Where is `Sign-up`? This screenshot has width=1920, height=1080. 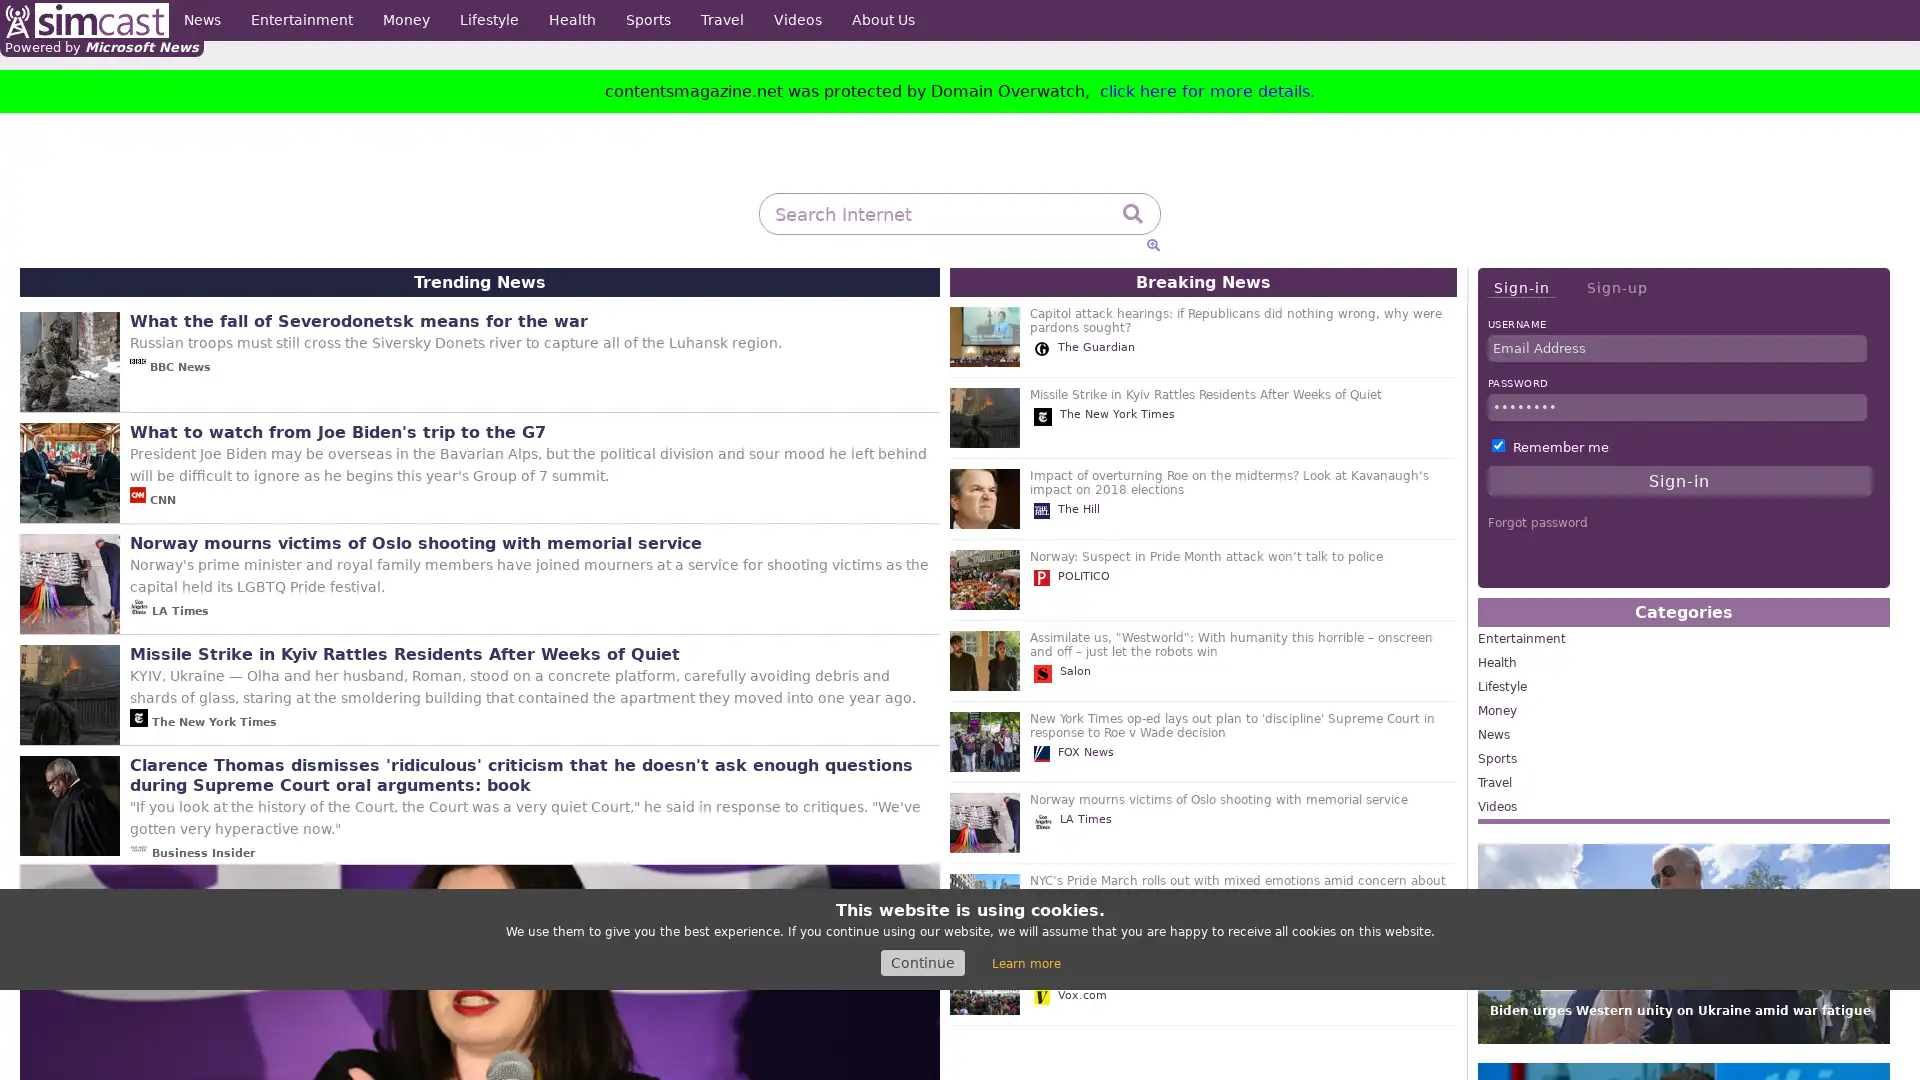 Sign-up is located at coordinates (1616, 288).